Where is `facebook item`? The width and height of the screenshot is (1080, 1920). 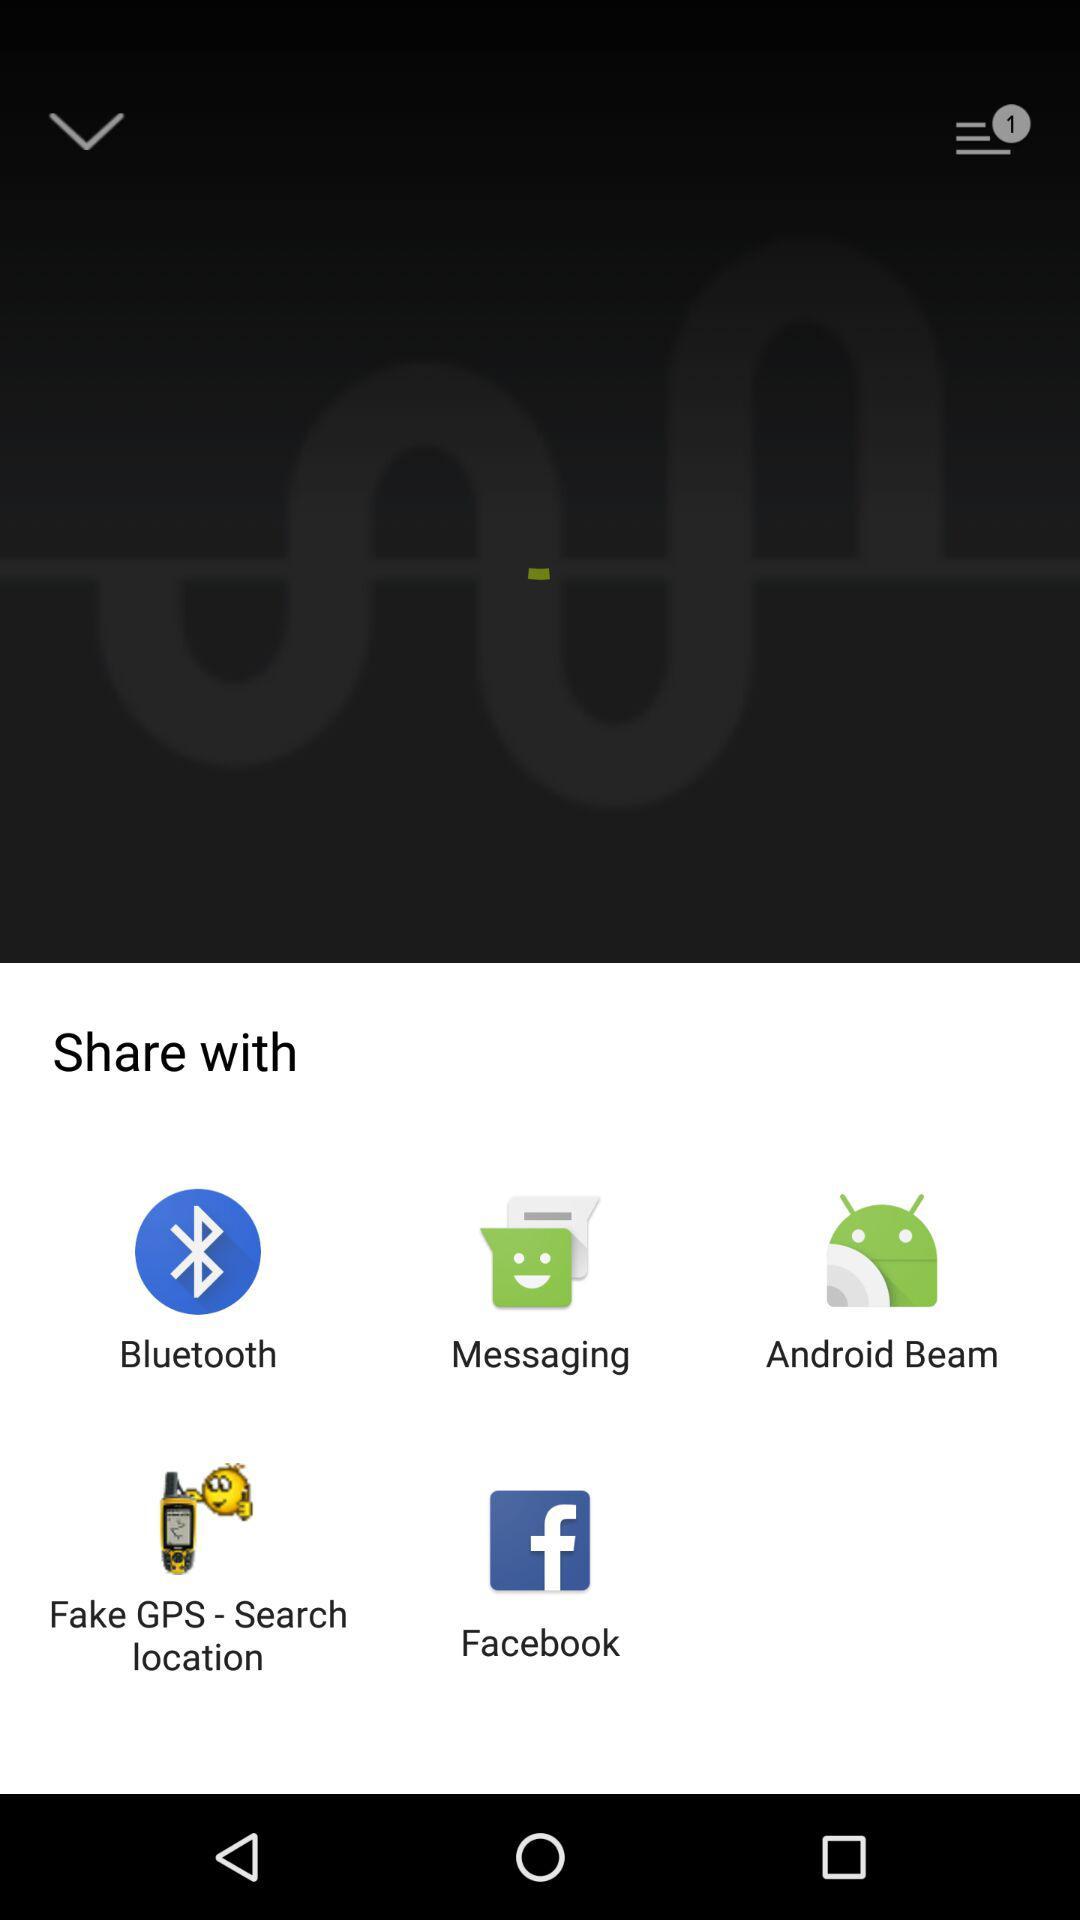 facebook item is located at coordinates (540, 1570).